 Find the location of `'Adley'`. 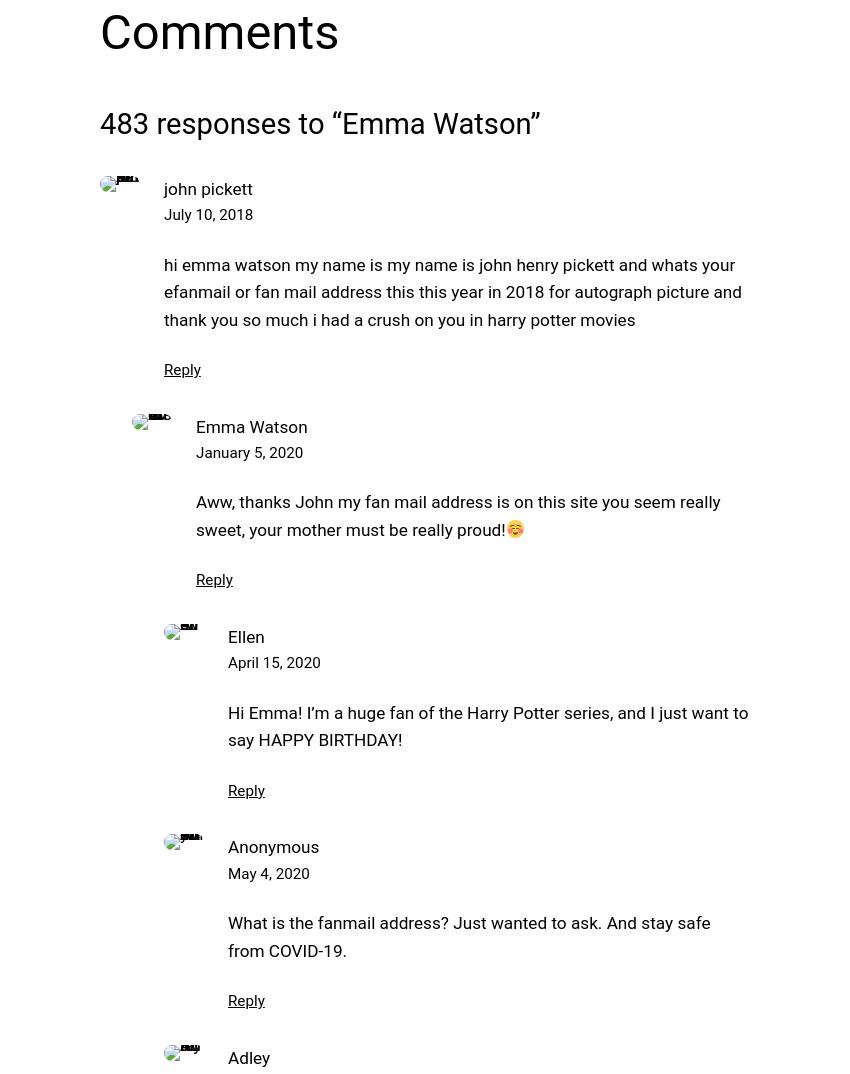

'Adley' is located at coordinates (248, 1057).